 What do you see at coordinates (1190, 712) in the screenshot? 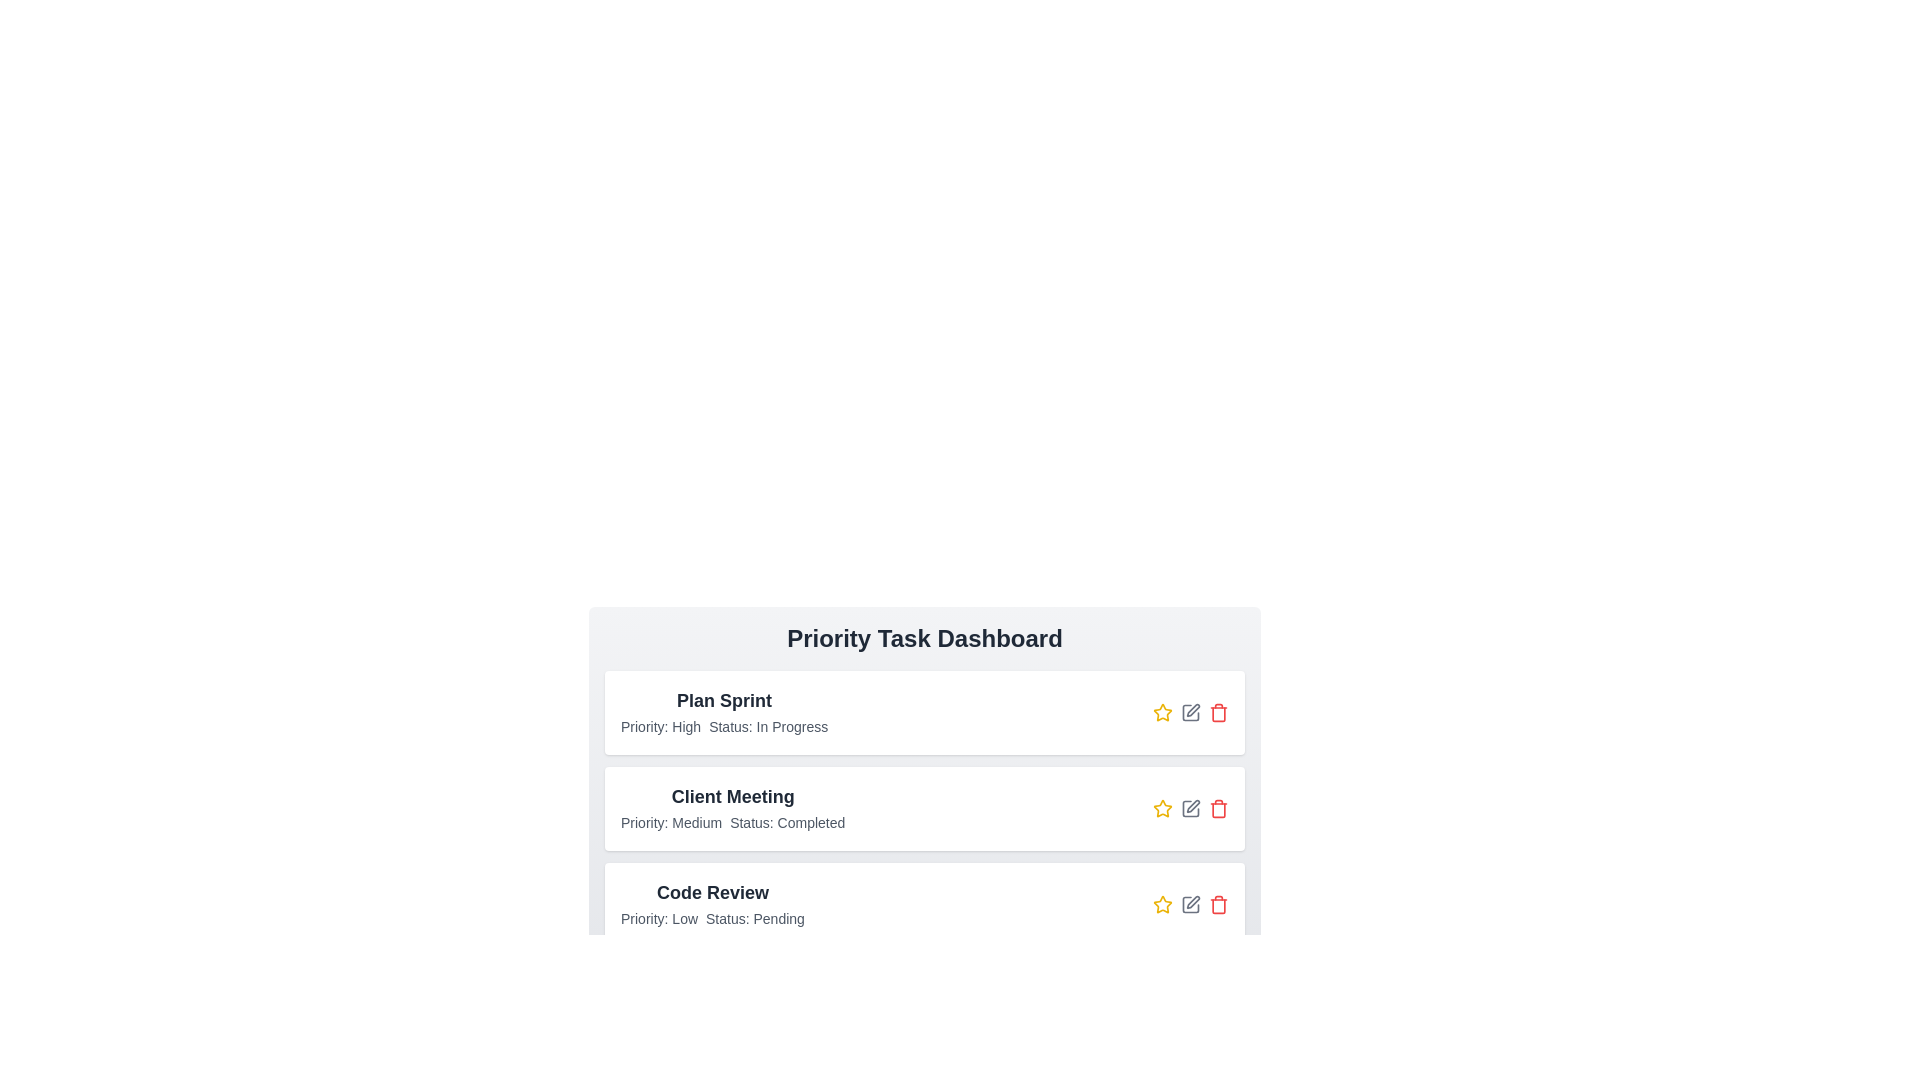
I see `the edit button for the task labeled 'Plan Sprint'` at bounding box center [1190, 712].